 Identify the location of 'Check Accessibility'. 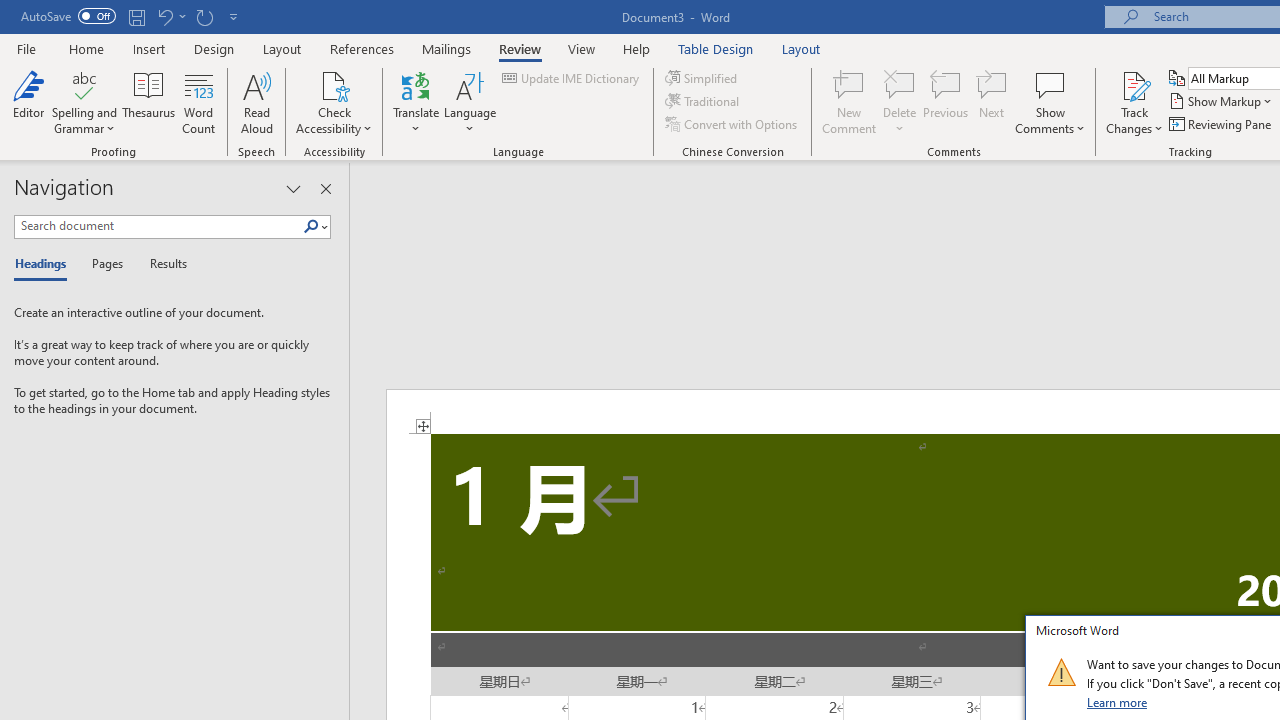
(334, 84).